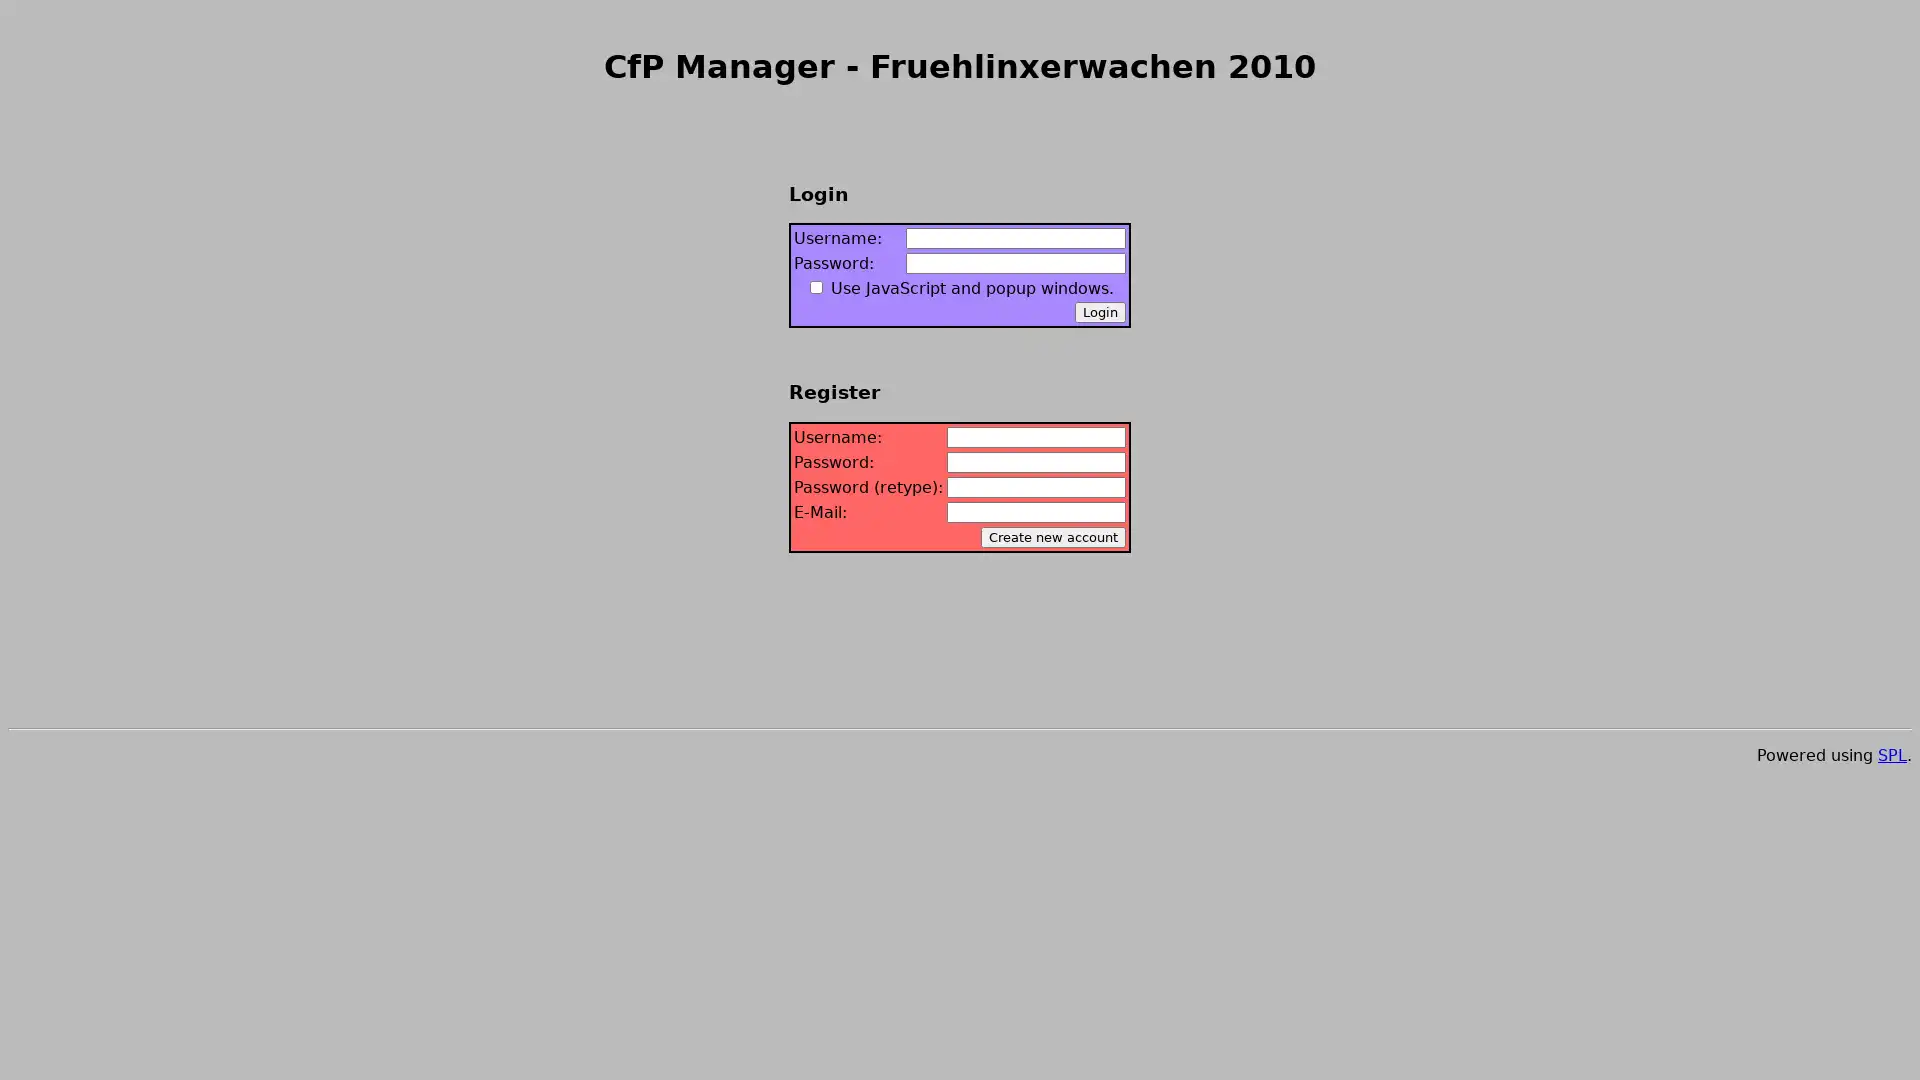 The height and width of the screenshot is (1080, 1920). What do you see at coordinates (1099, 312) in the screenshot?
I see `Login` at bounding box center [1099, 312].